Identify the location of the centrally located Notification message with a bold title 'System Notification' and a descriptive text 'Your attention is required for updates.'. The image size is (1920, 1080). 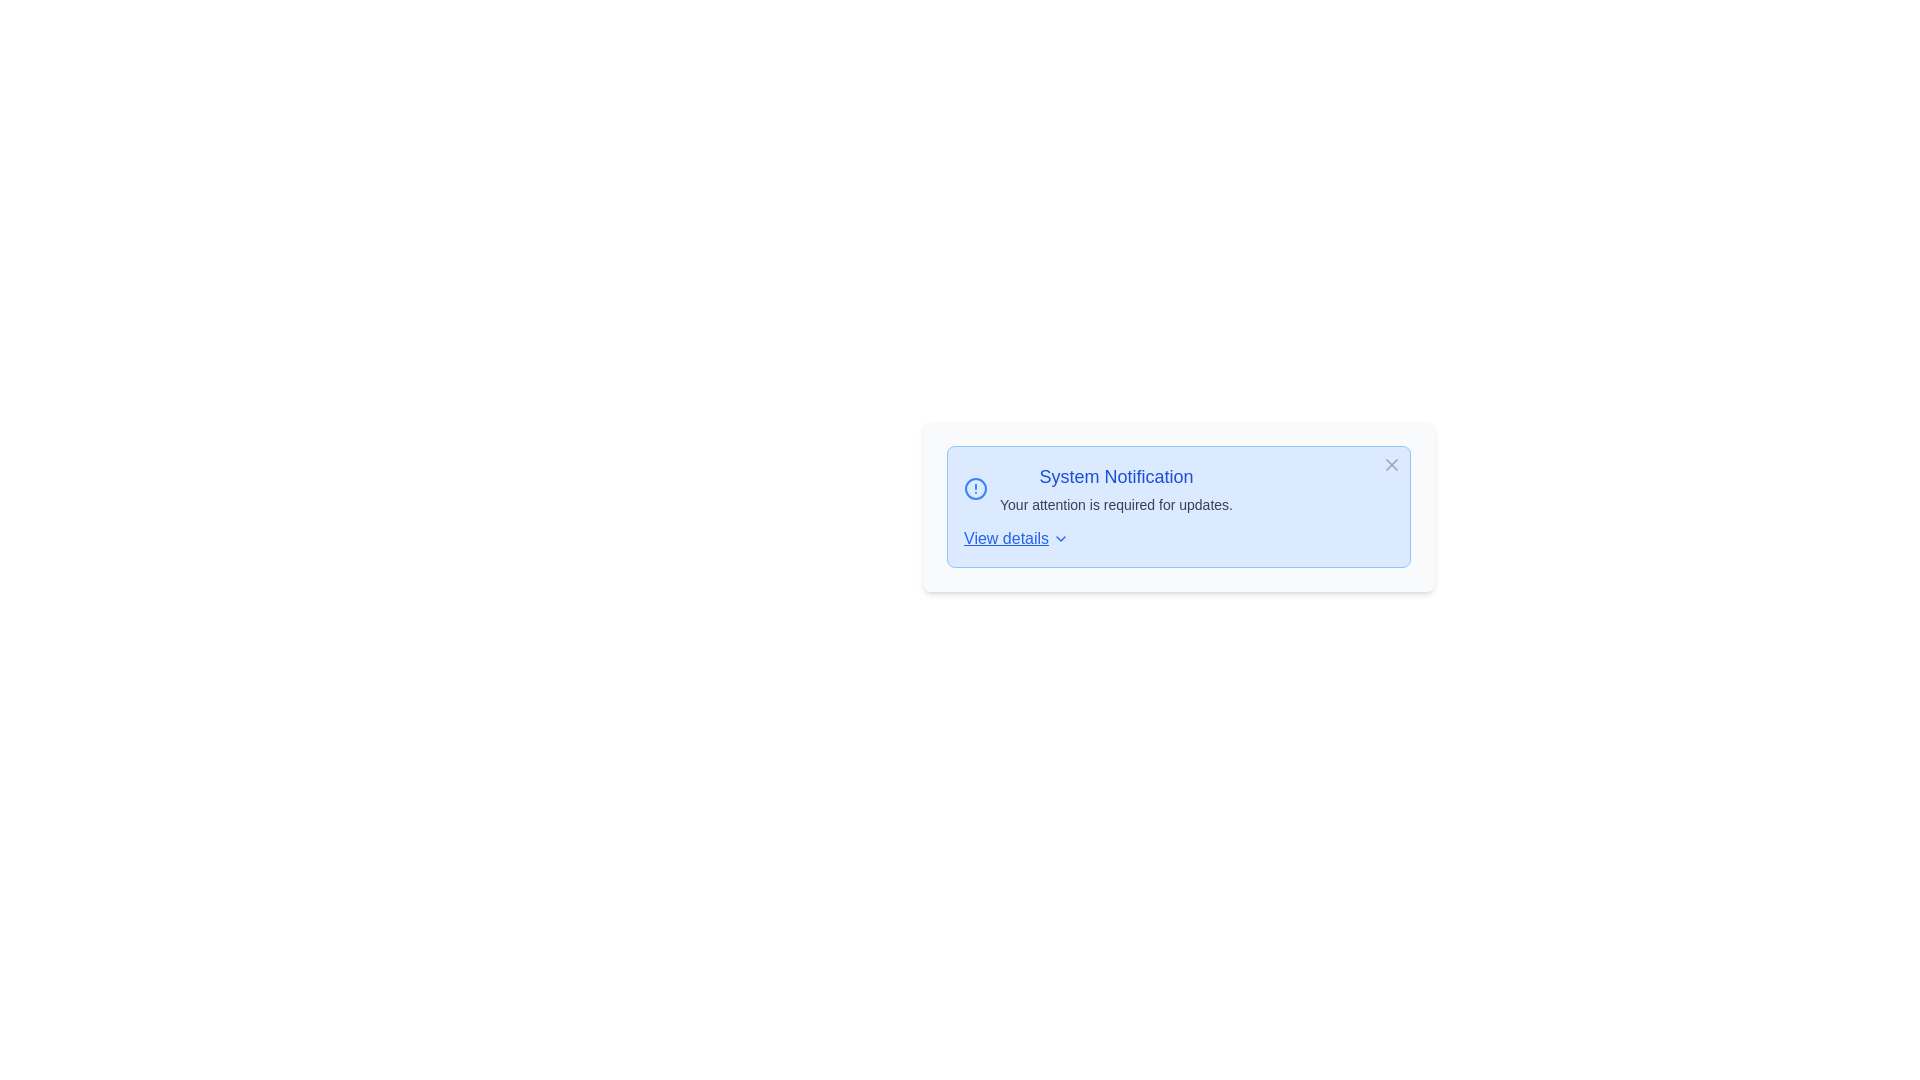
(1179, 489).